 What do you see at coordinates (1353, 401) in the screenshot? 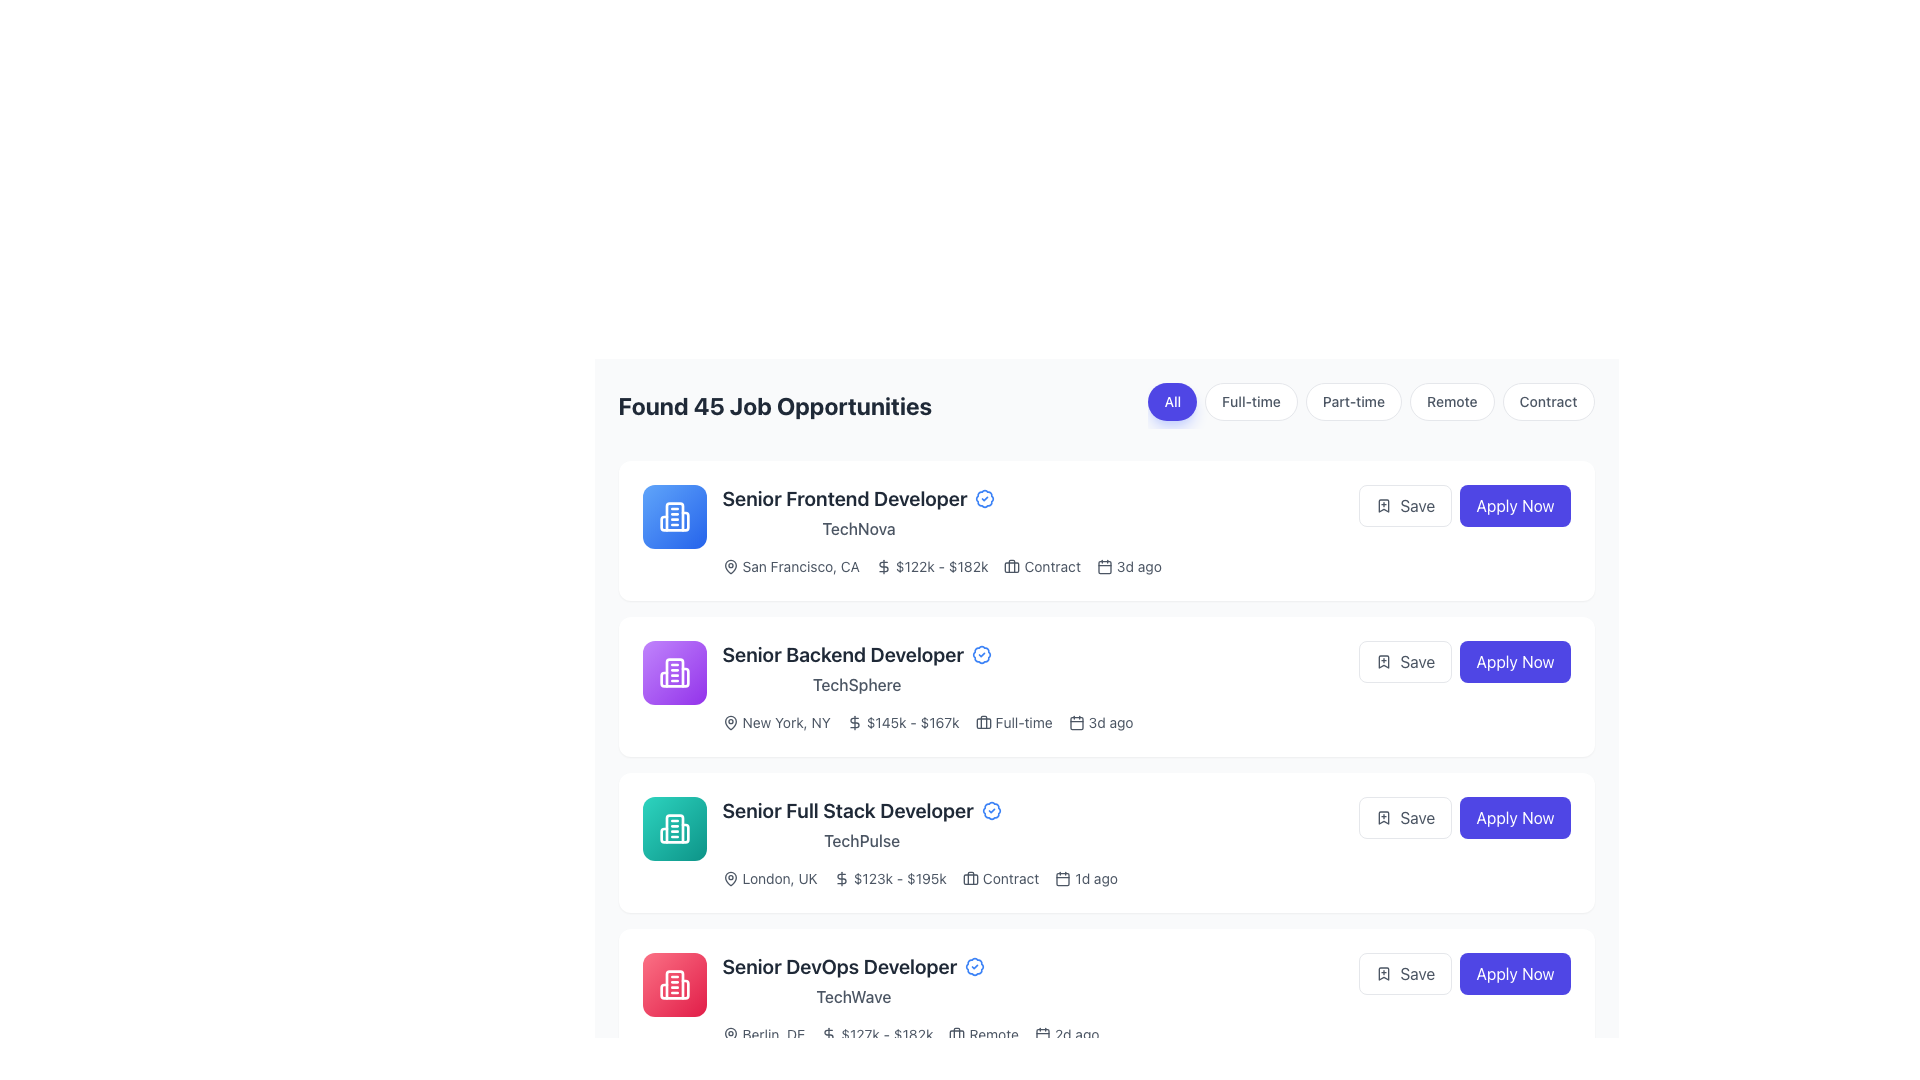
I see `the 'Part-time' button, which has a rounded shape, white background, gray text, and is the third button in a row of job filters` at bounding box center [1353, 401].